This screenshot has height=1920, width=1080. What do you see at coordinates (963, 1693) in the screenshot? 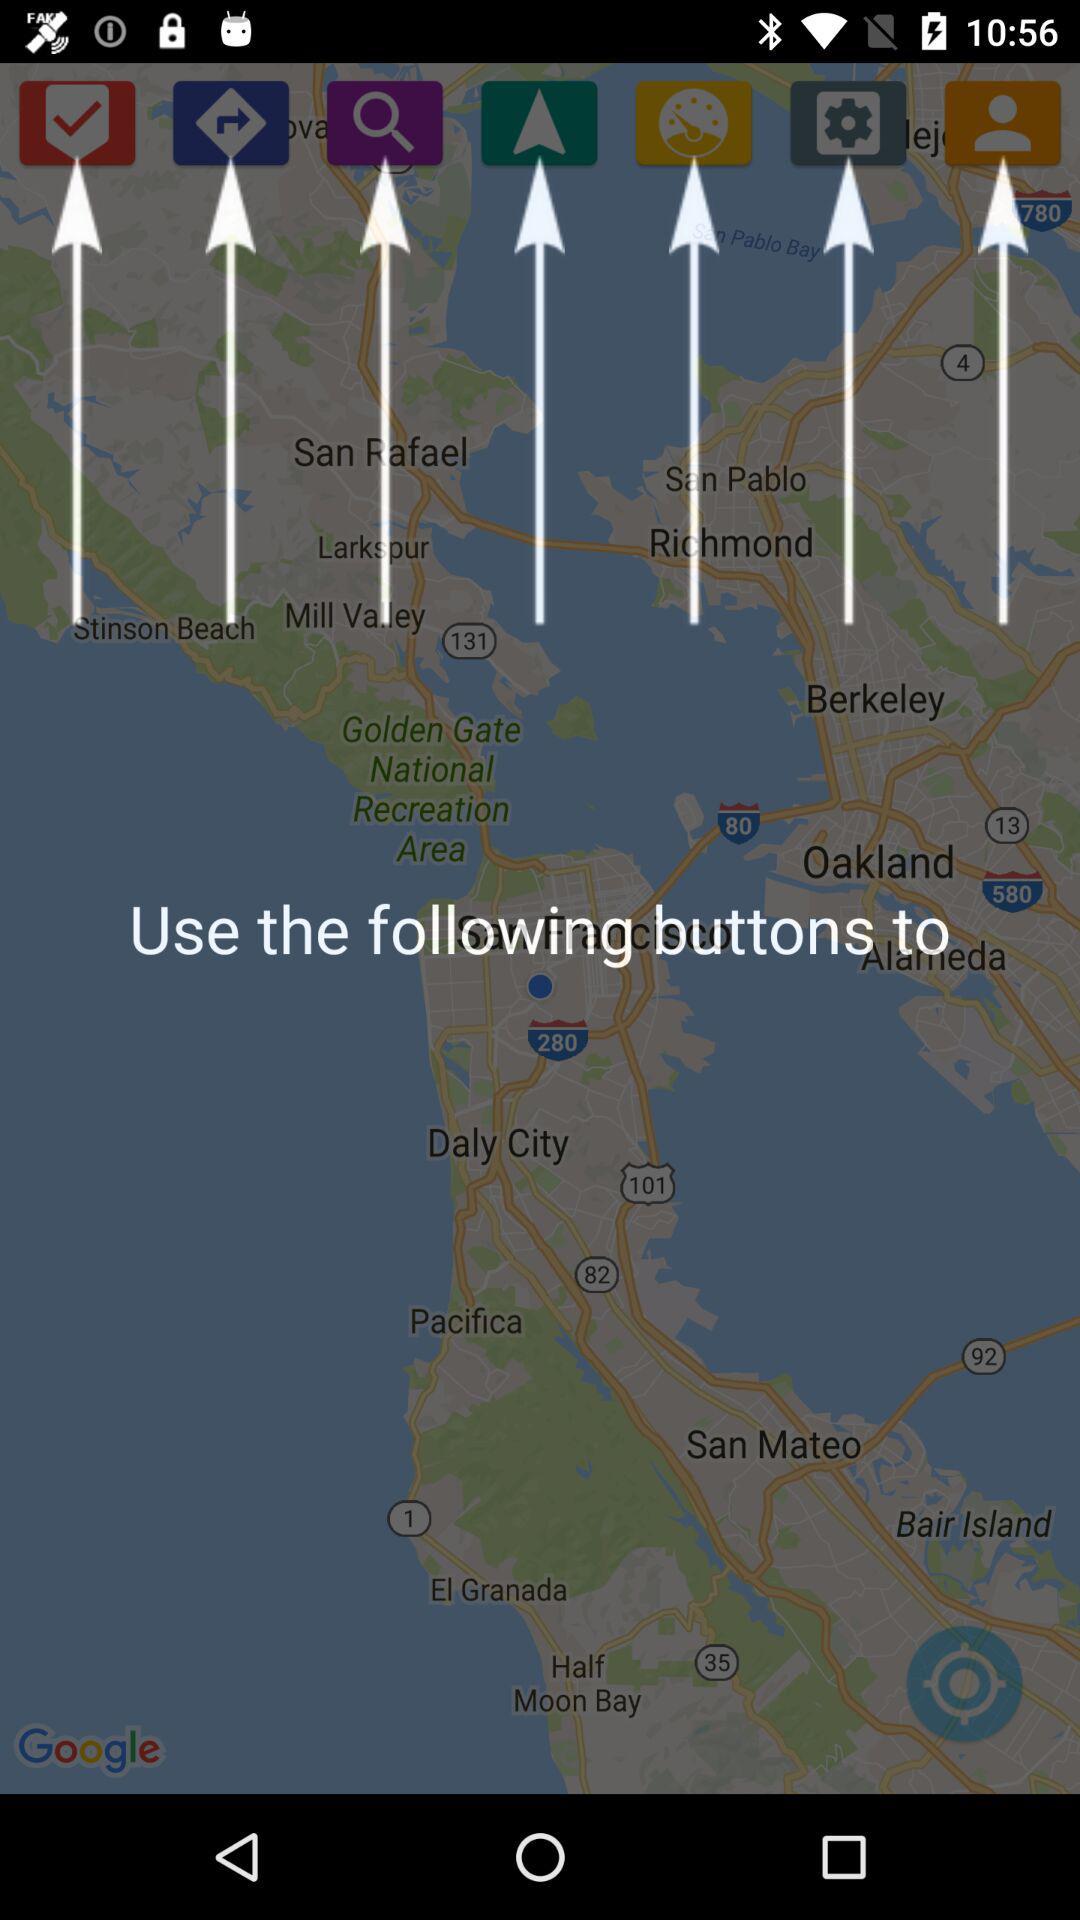
I see `item below use the following item` at bounding box center [963, 1693].